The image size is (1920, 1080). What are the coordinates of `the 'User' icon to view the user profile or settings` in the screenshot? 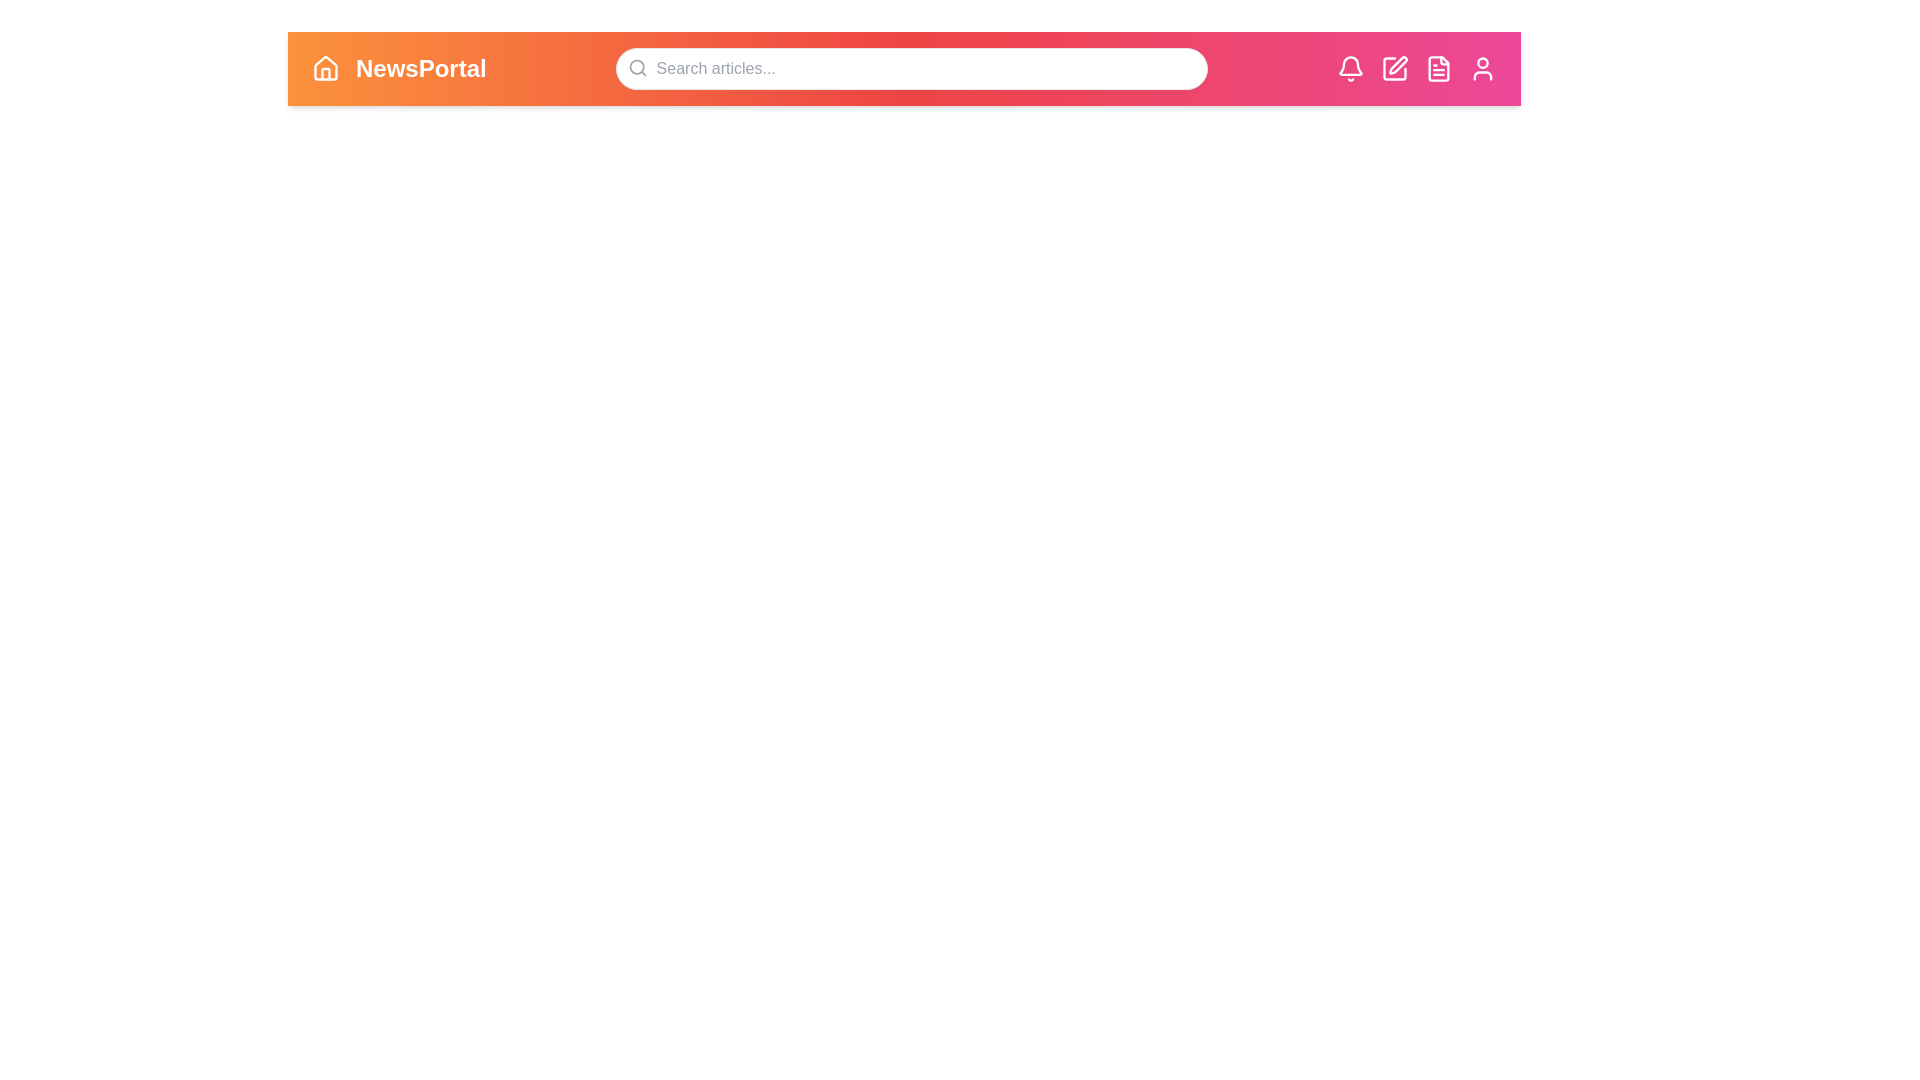 It's located at (1483, 68).